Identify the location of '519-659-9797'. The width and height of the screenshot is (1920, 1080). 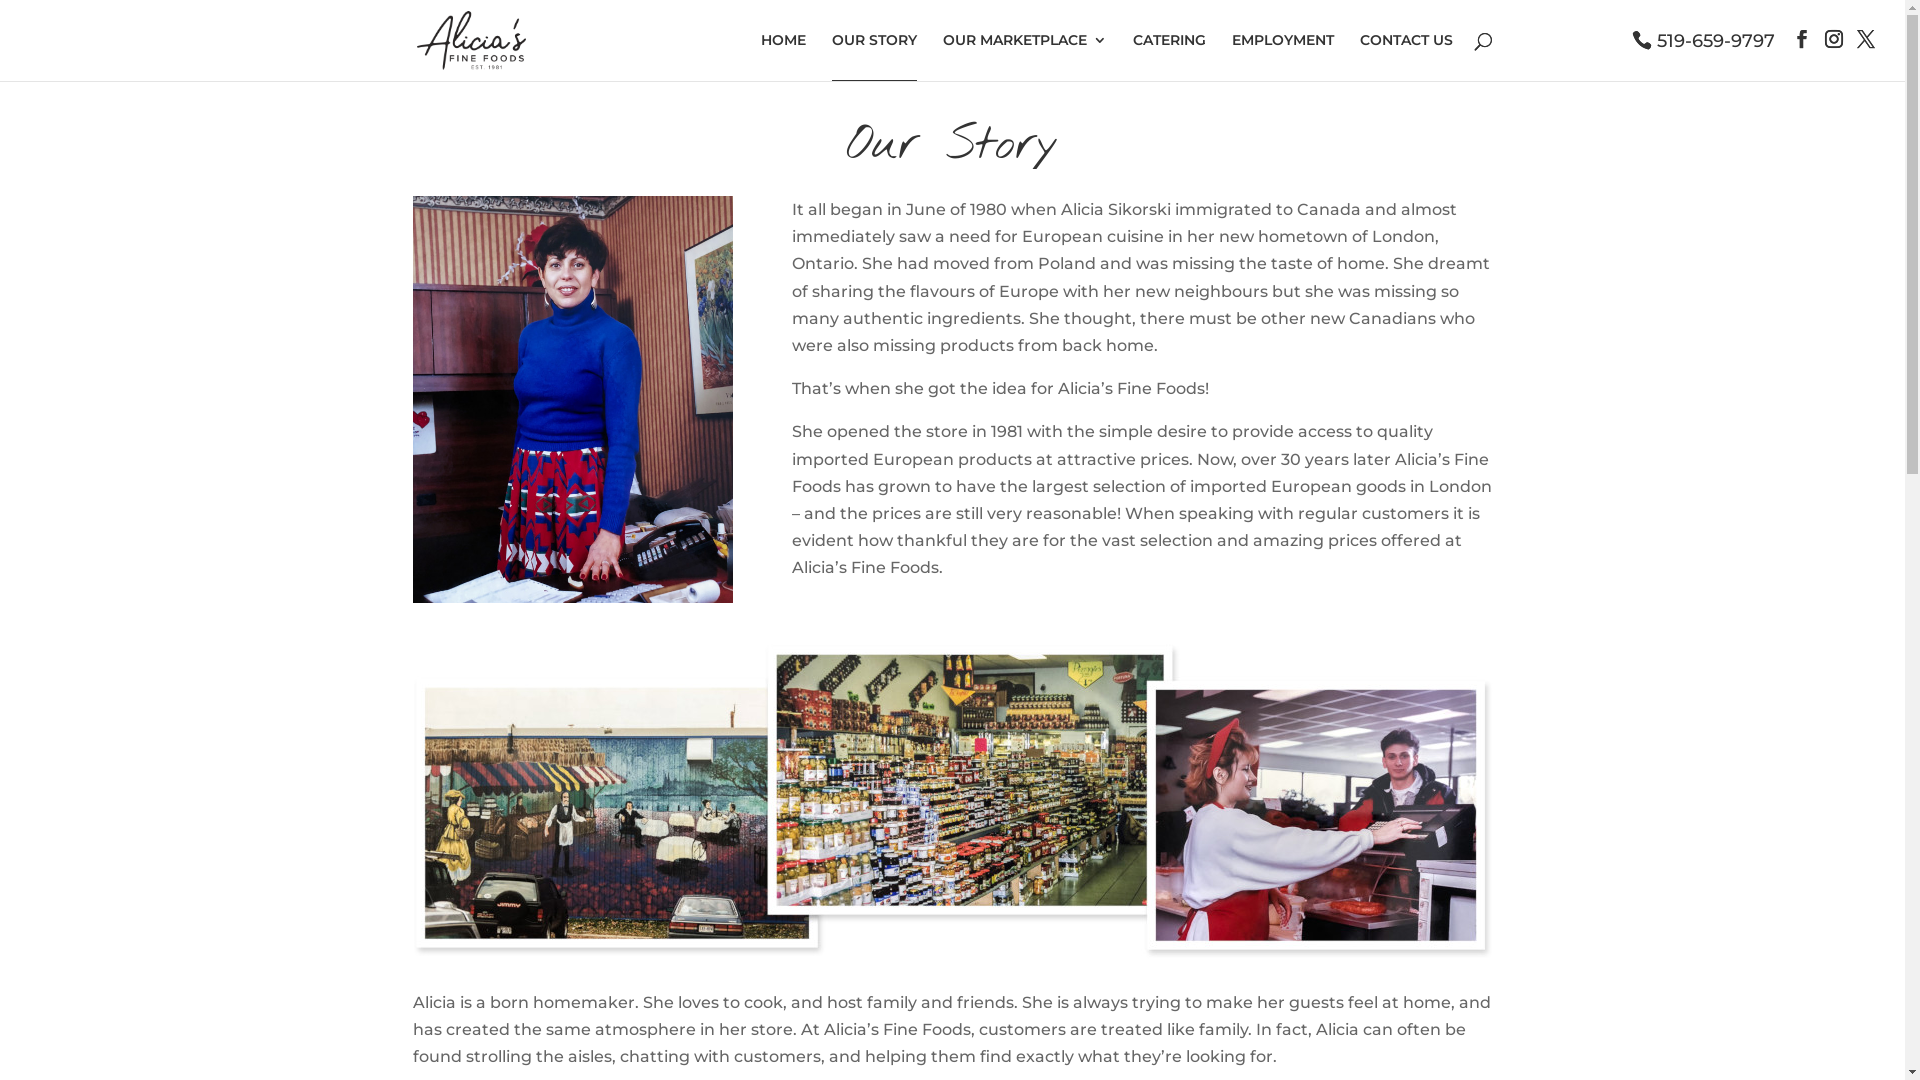
(1702, 40).